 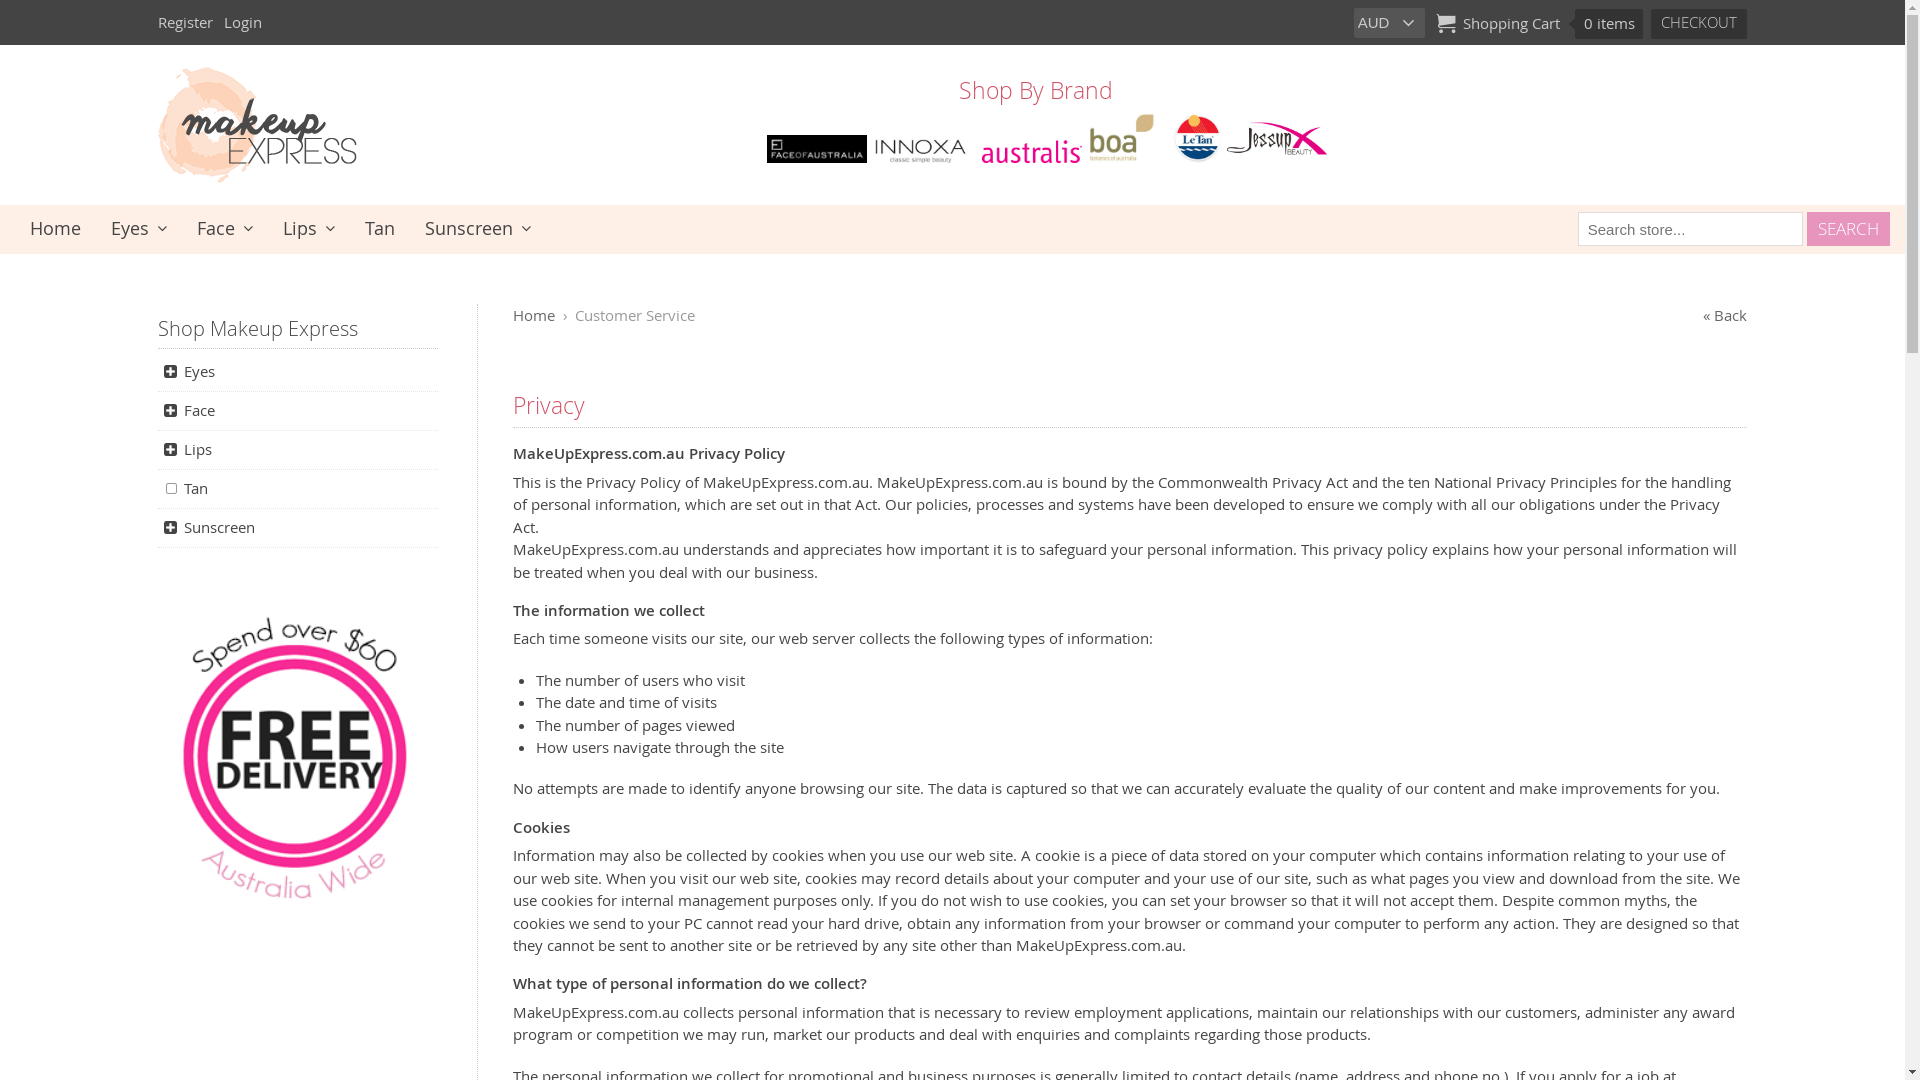 What do you see at coordinates (1847, 227) in the screenshot?
I see `'Search'` at bounding box center [1847, 227].